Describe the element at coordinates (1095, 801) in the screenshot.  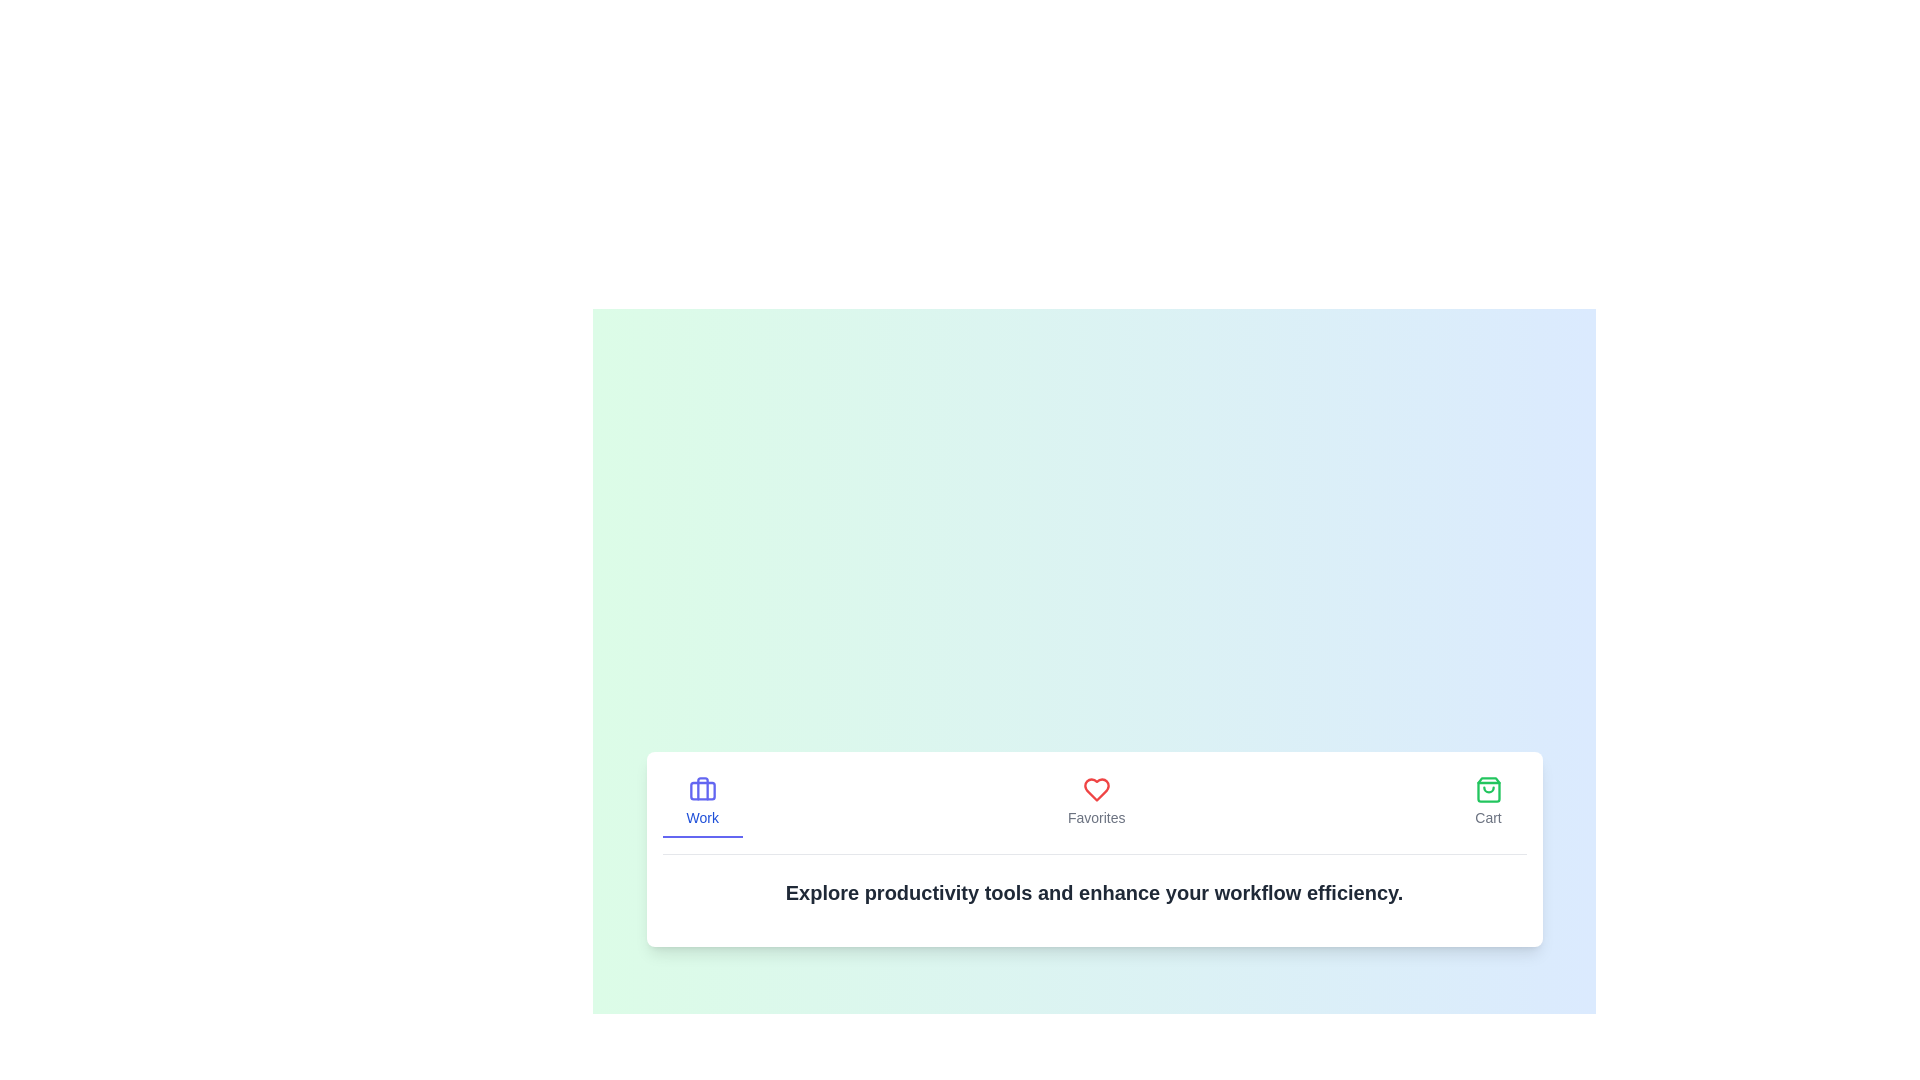
I see `the tab icon Favorites to observe the visual effect` at that location.